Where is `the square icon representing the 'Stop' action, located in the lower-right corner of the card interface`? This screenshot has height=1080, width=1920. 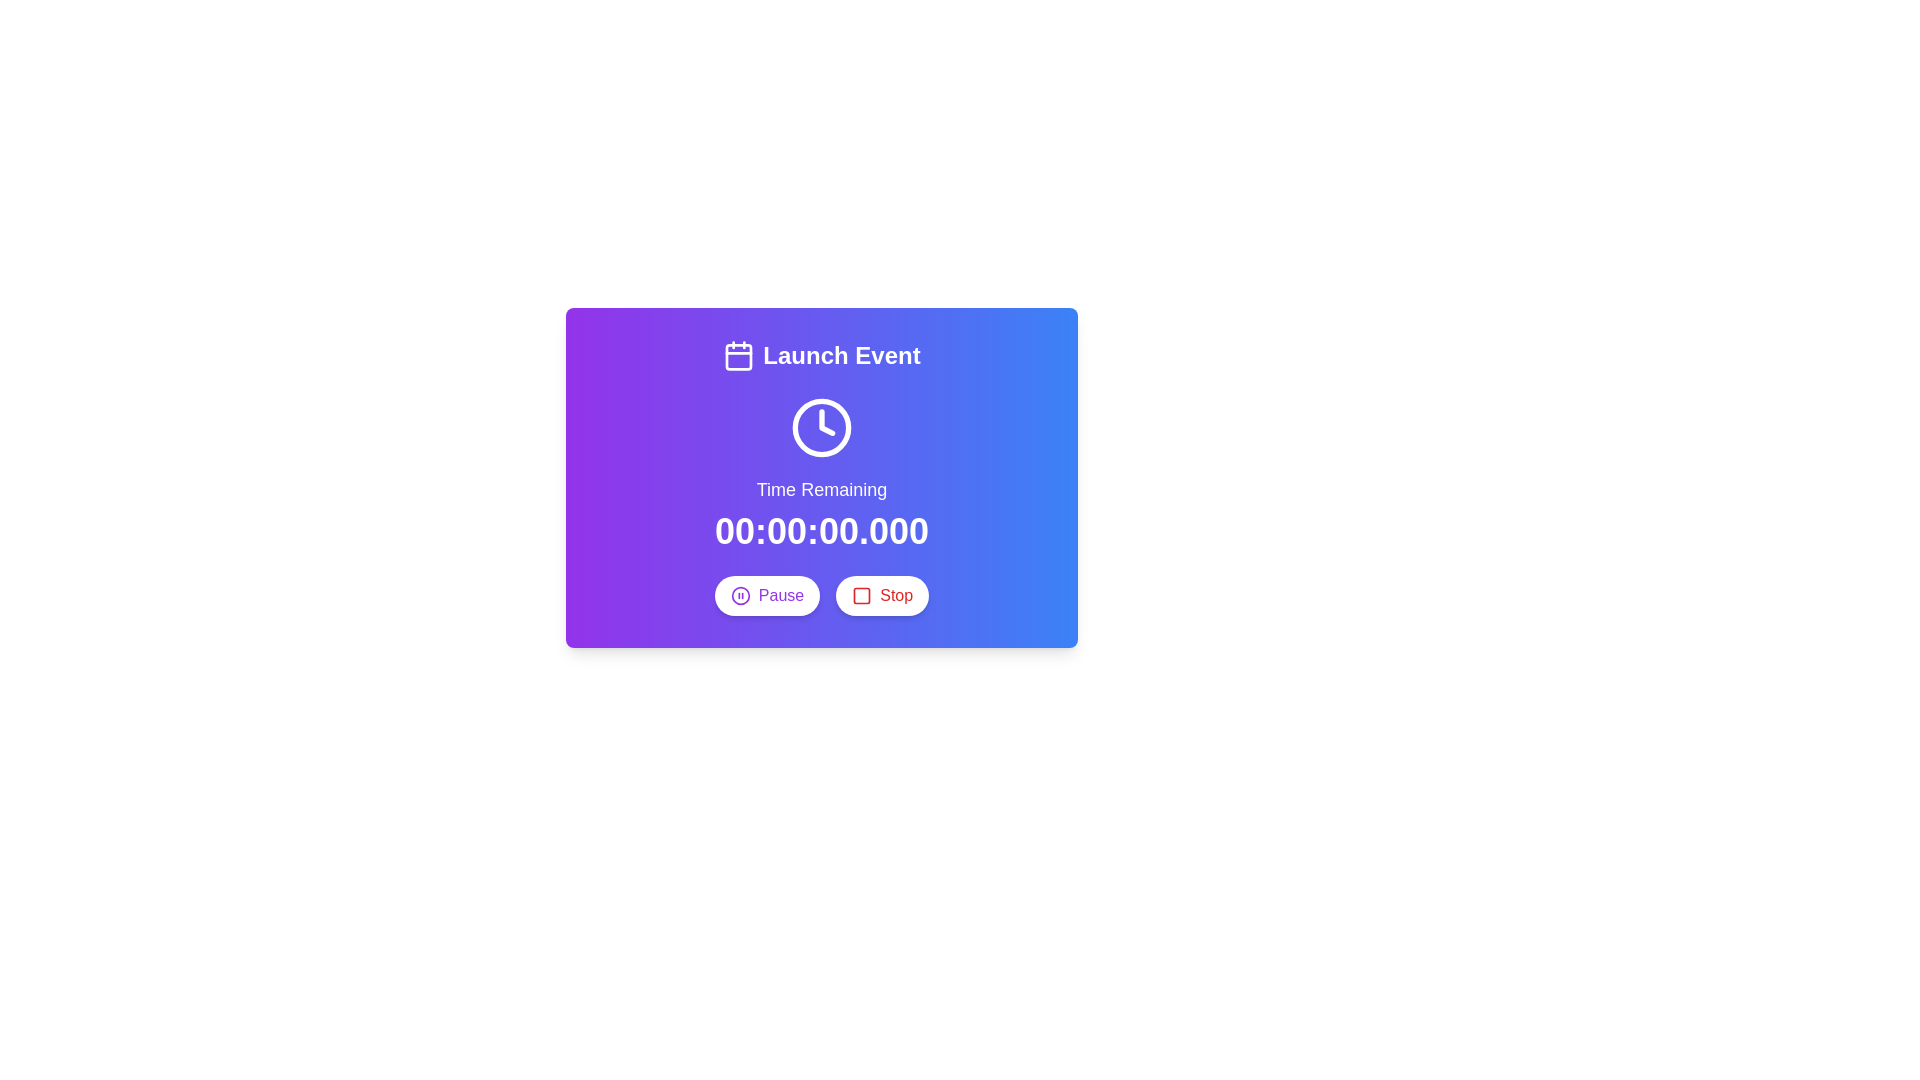 the square icon representing the 'Stop' action, located in the lower-right corner of the card interface is located at coordinates (862, 595).